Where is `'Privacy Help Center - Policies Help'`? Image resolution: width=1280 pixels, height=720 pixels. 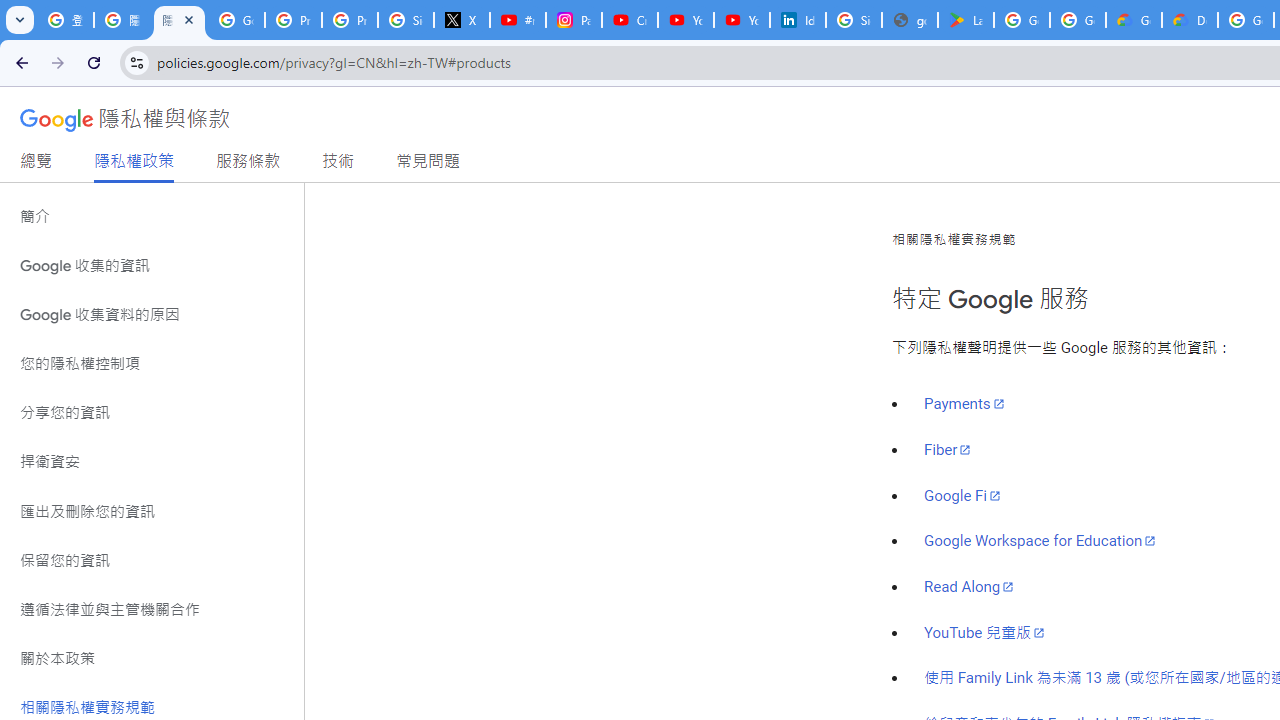 'Privacy Help Center - Policies Help' is located at coordinates (350, 20).